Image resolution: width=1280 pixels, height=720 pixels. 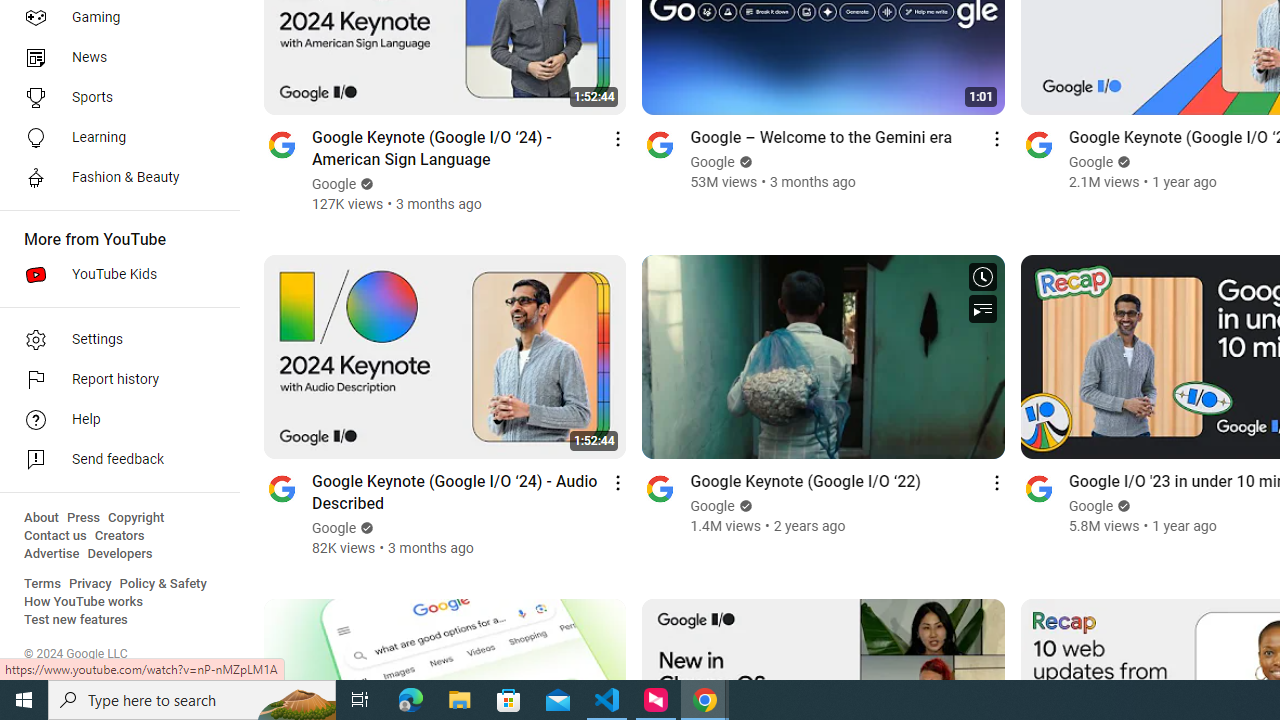 I want to click on 'Press', so click(x=82, y=517).